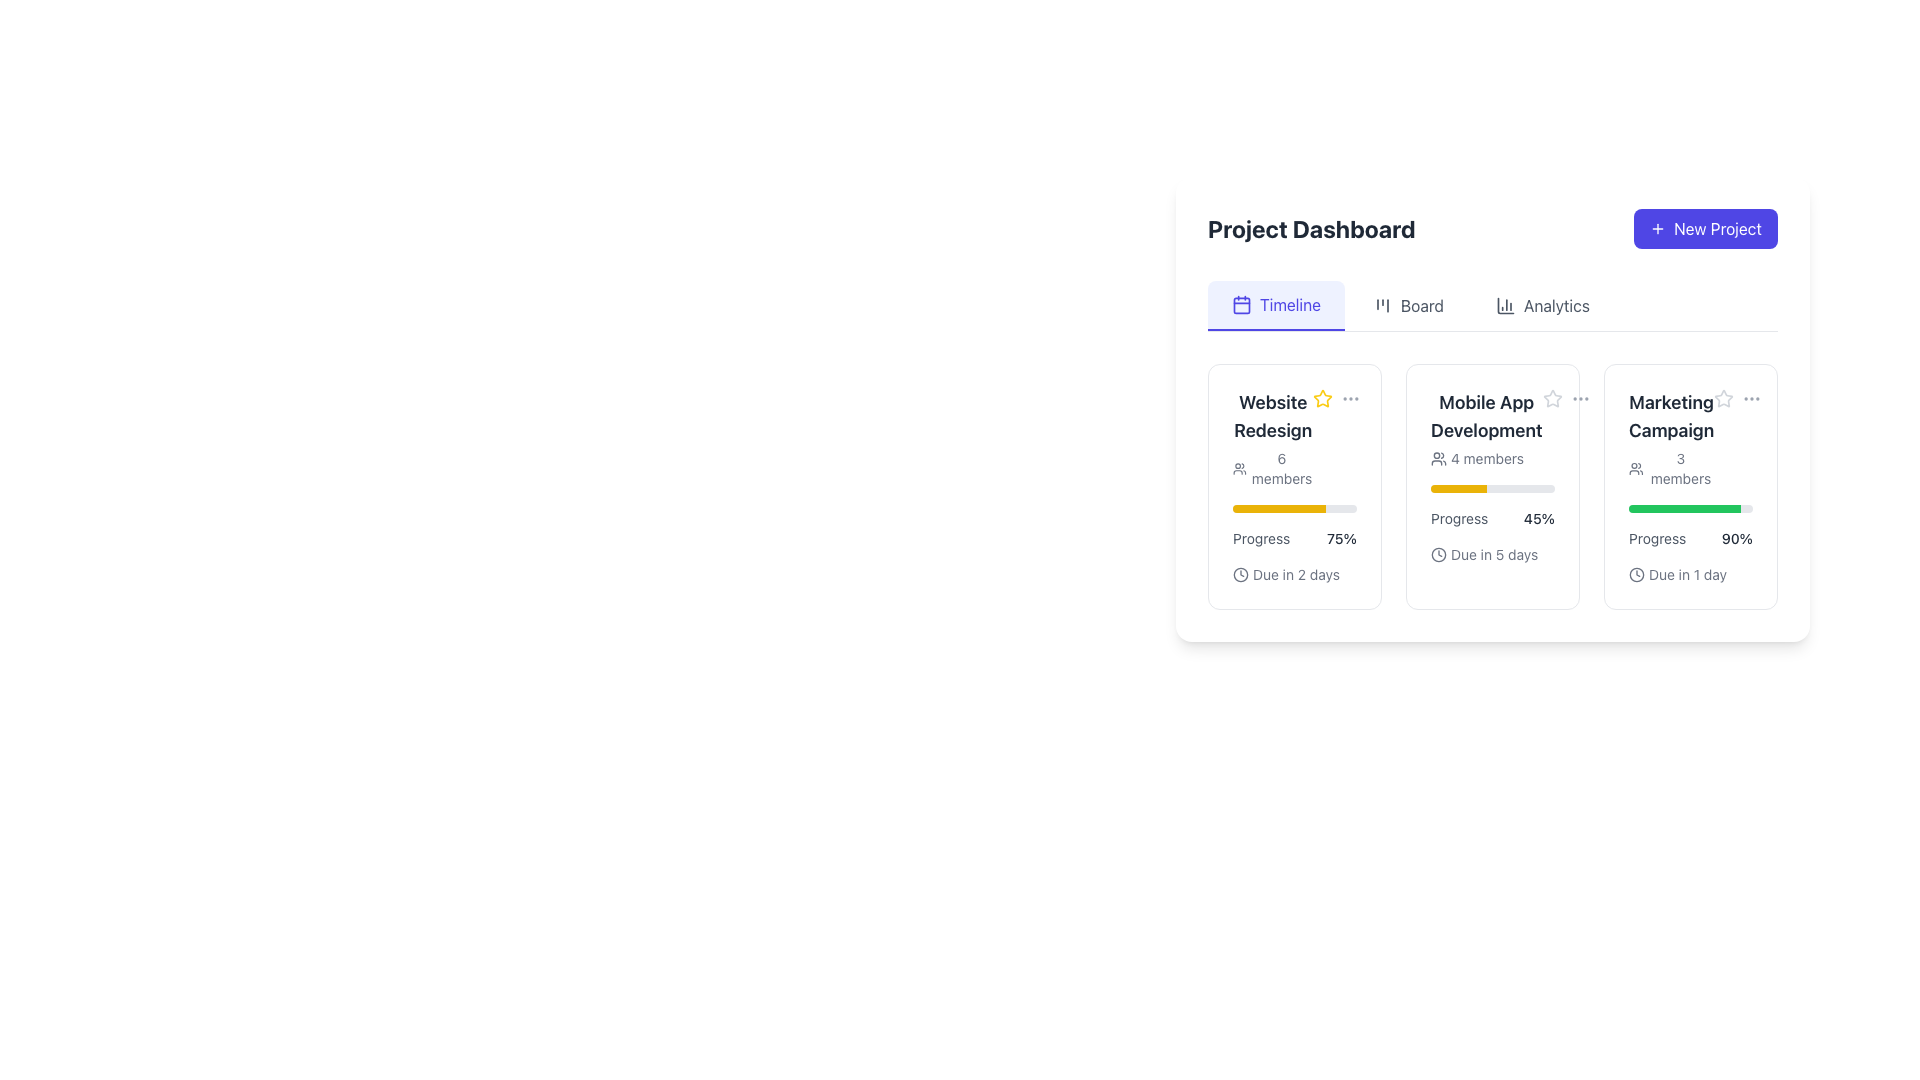 The image size is (1920, 1080). I want to click on the progress bar that represents 75% completion located in the 'Website Redesign' card section, situated between the '6 members' icon and the progress status text, so click(1295, 508).